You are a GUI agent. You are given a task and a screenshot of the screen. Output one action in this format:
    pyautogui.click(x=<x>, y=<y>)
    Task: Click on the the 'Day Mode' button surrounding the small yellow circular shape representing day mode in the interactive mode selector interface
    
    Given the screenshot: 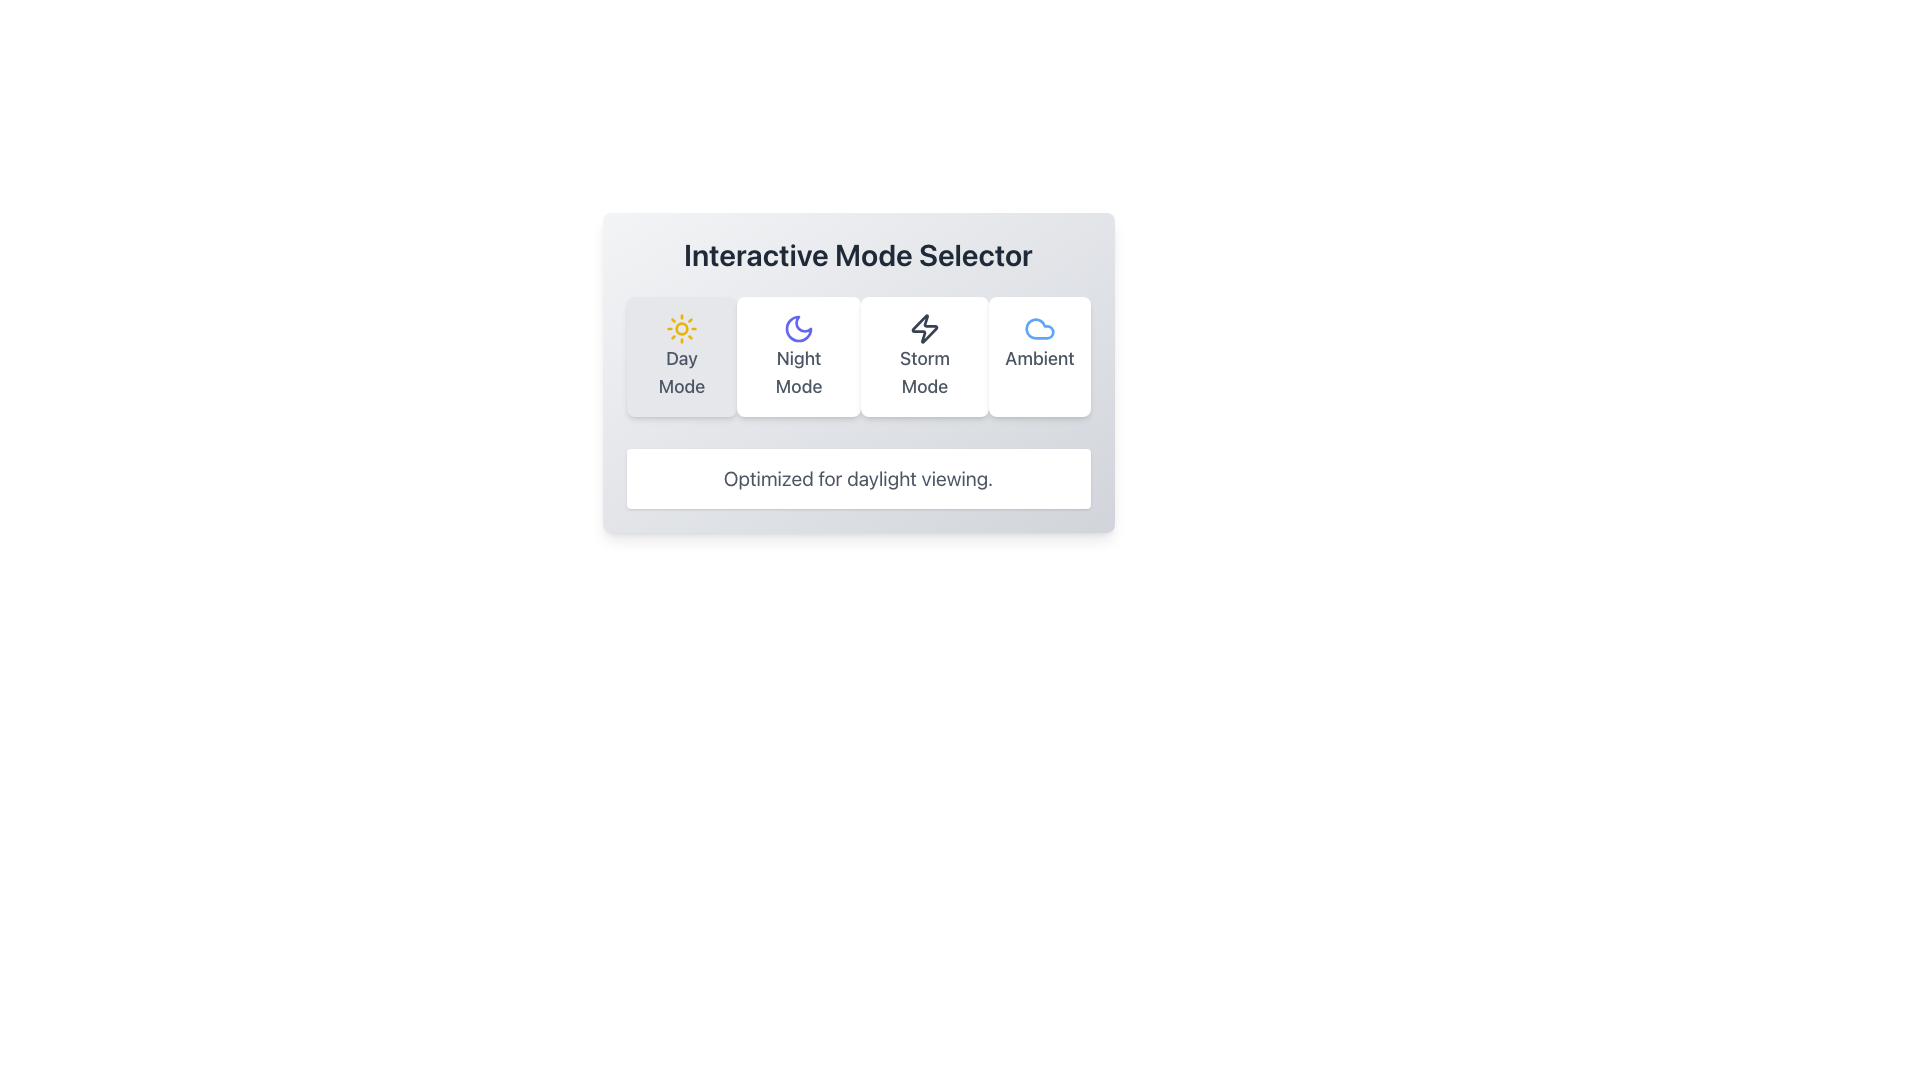 What is the action you would take?
    pyautogui.click(x=681, y=327)
    